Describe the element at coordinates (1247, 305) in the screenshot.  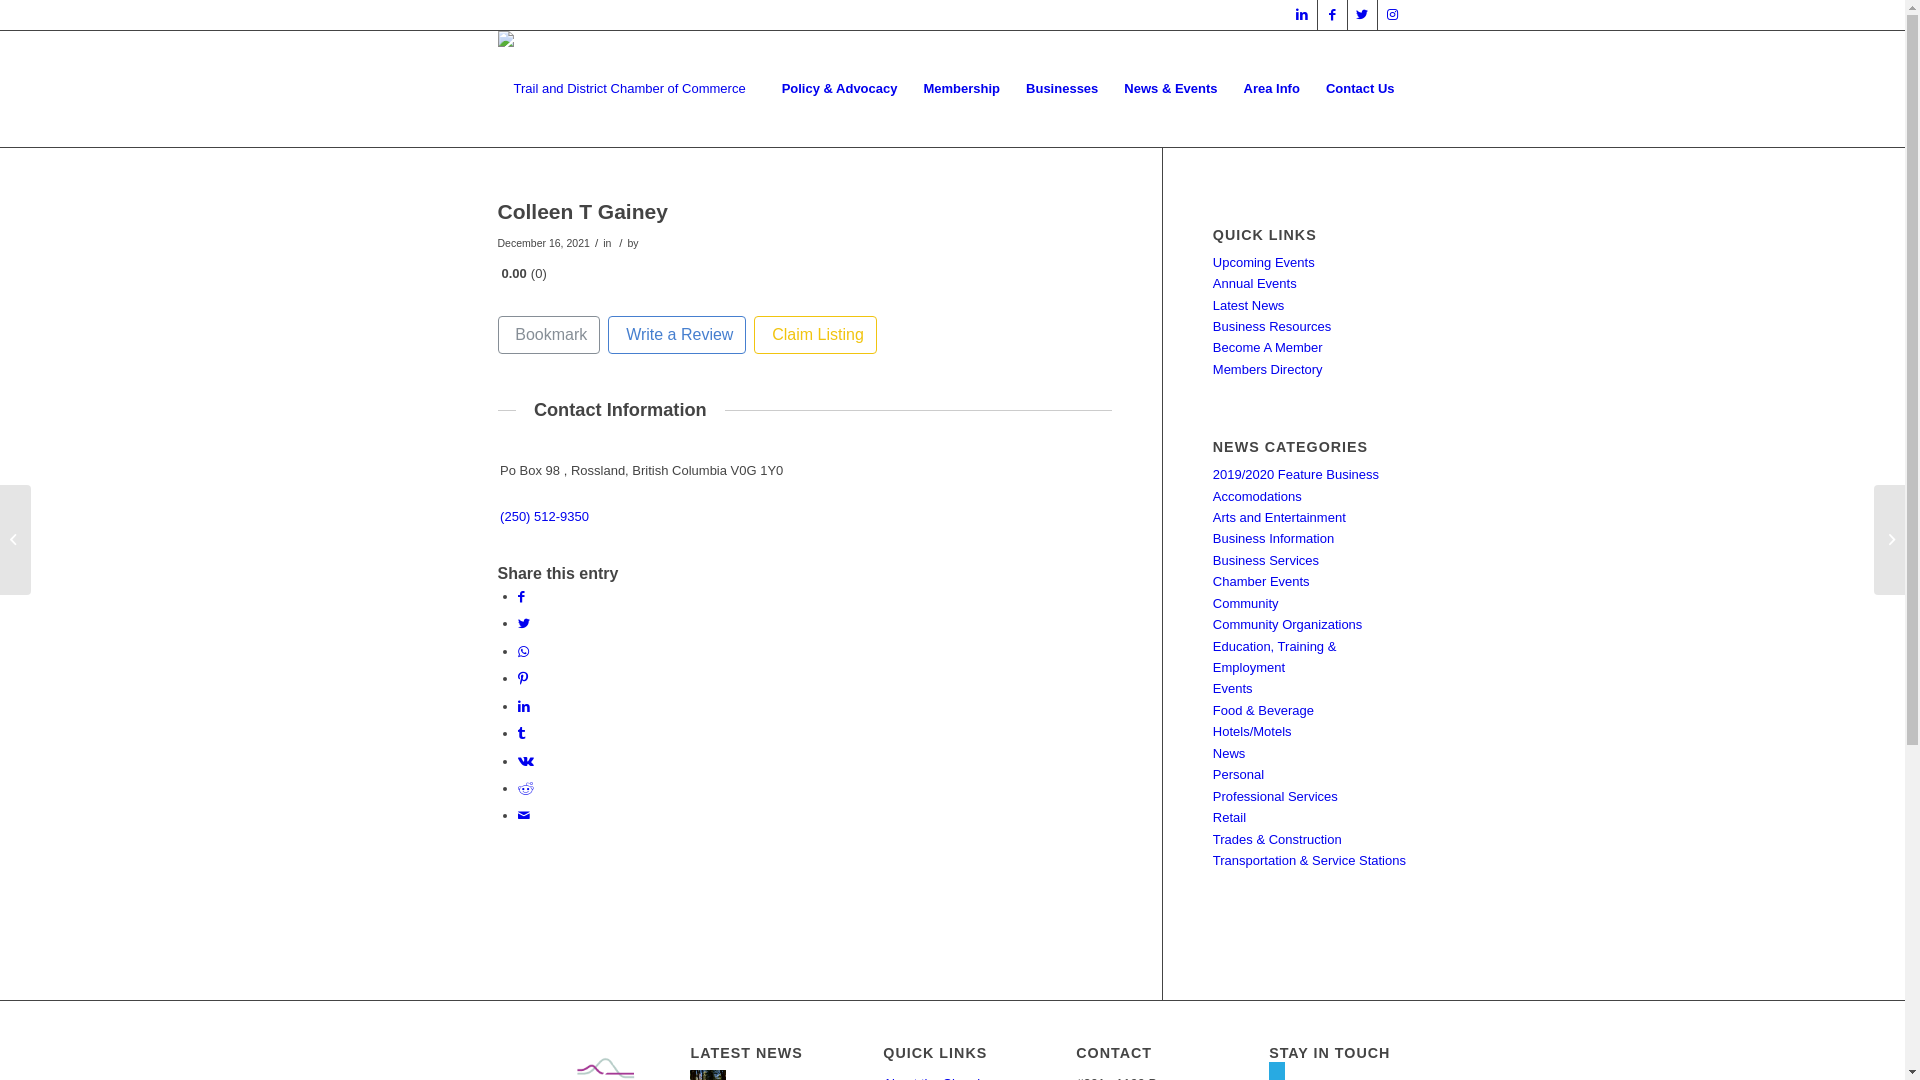
I see `'Latest News'` at that location.